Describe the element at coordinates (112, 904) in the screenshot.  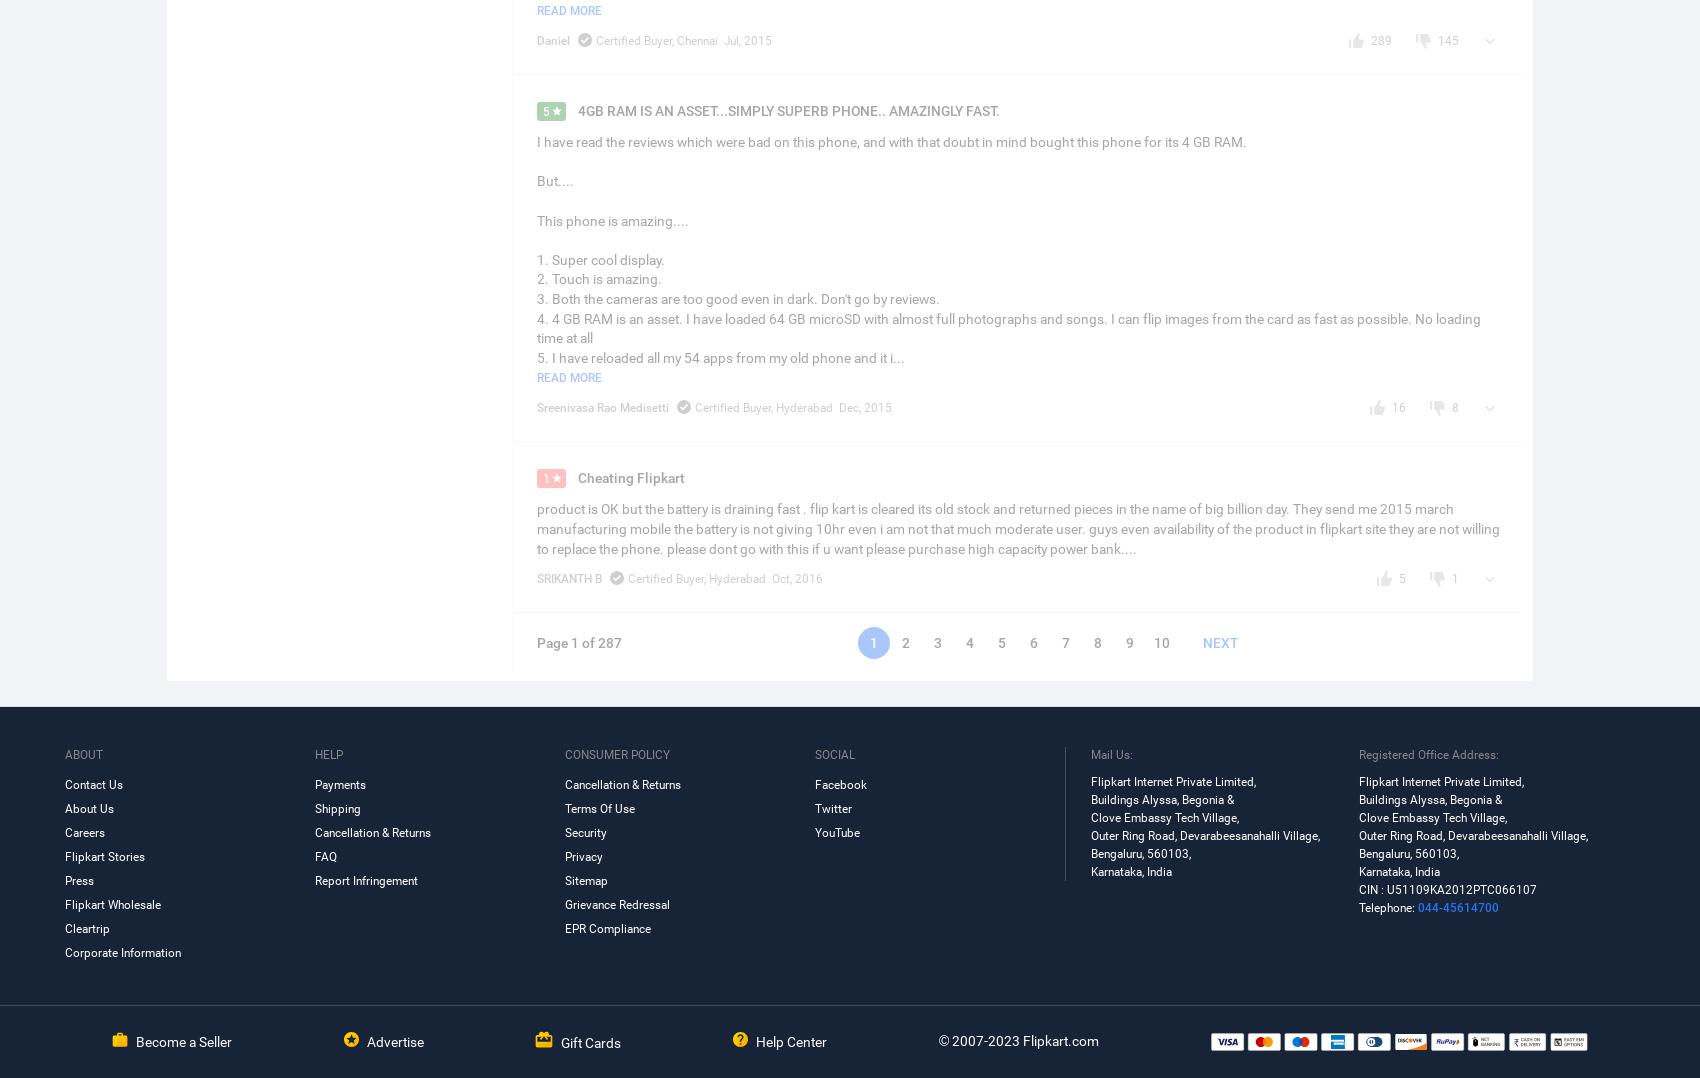
I see `'Flipkart Wholesale'` at that location.